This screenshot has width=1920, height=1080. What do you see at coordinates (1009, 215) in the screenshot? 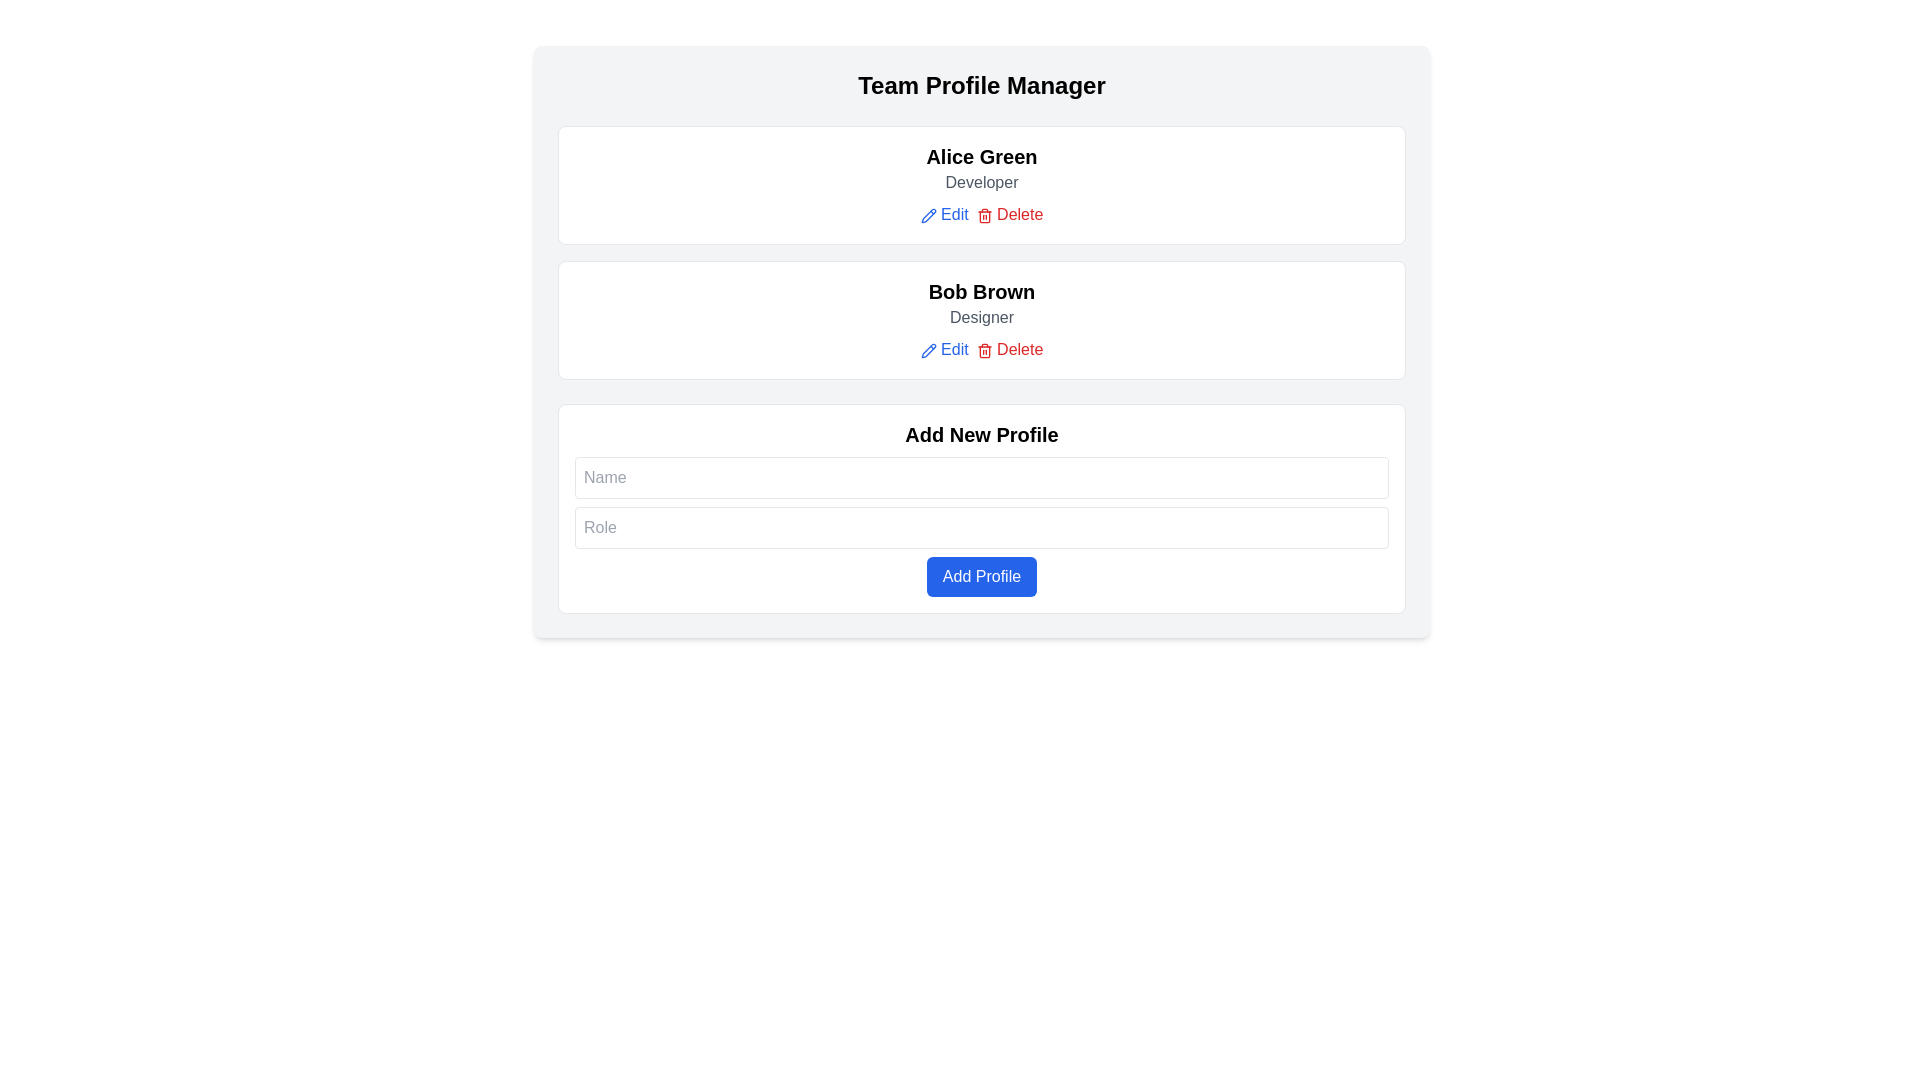
I see `the deletion button located to the right of the 'Edit' button in the 'Alice Green' profile section` at bounding box center [1009, 215].